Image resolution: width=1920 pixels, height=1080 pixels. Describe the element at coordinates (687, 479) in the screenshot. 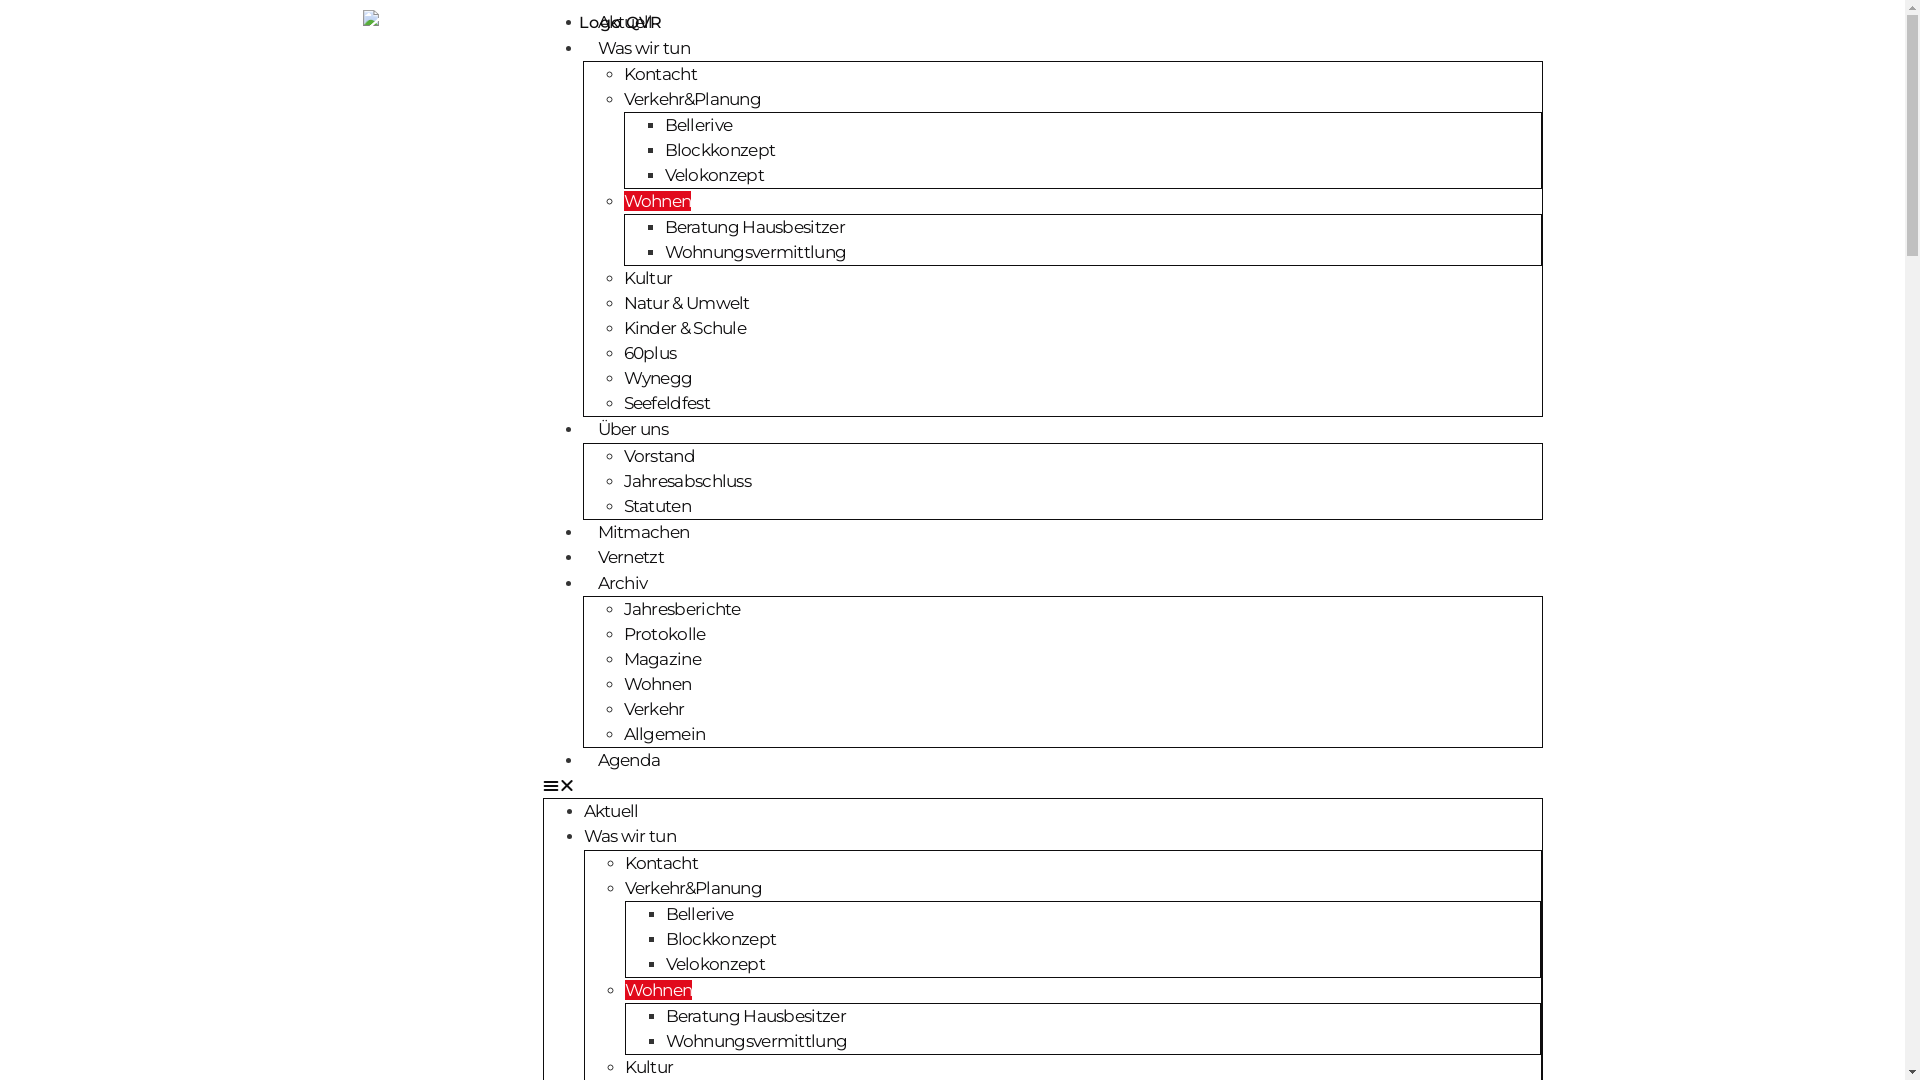

I see `'Jahresabschluss'` at that location.